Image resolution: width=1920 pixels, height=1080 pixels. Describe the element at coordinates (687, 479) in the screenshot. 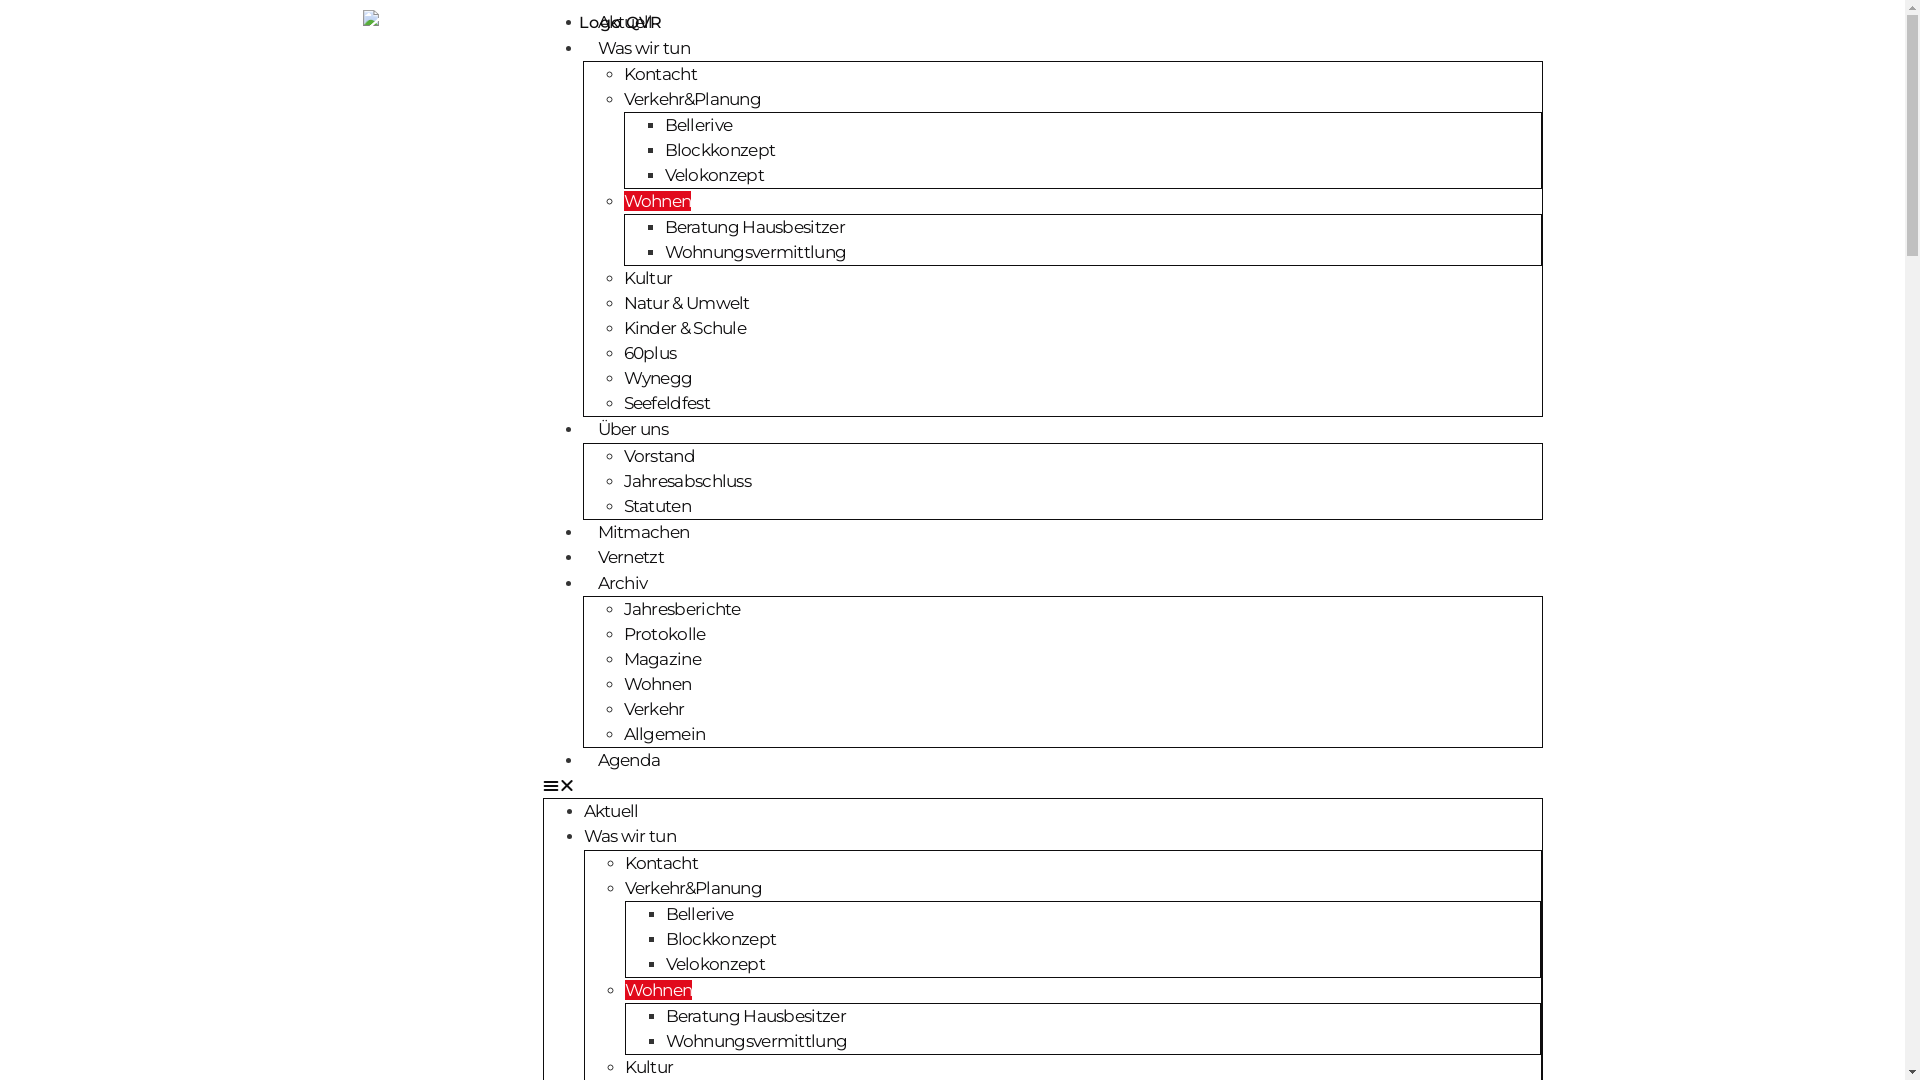

I see `'Jahresabschluss'` at that location.